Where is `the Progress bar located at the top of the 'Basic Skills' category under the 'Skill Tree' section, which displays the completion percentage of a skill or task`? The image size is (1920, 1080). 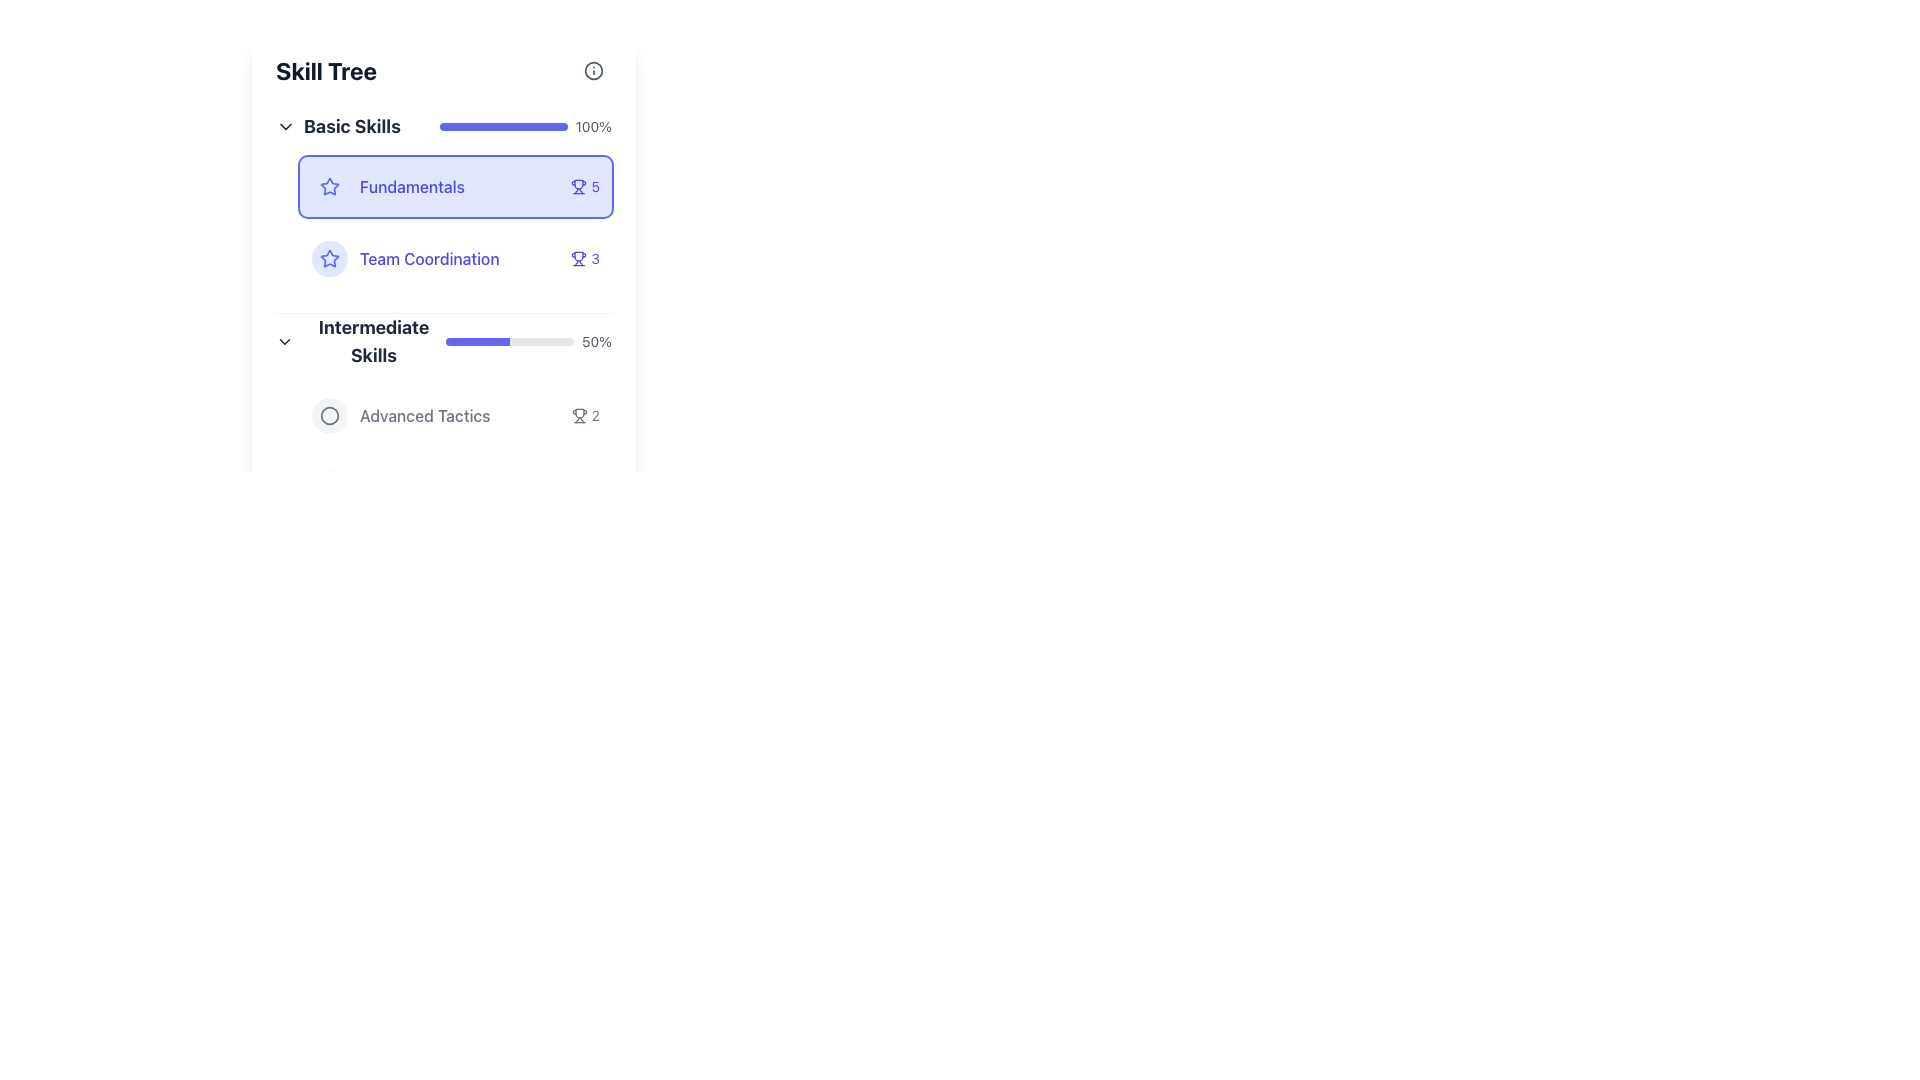
the Progress bar located at the top of the 'Basic Skills' category under the 'Skill Tree' section, which displays the completion percentage of a skill or task is located at coordinates (503, 127).